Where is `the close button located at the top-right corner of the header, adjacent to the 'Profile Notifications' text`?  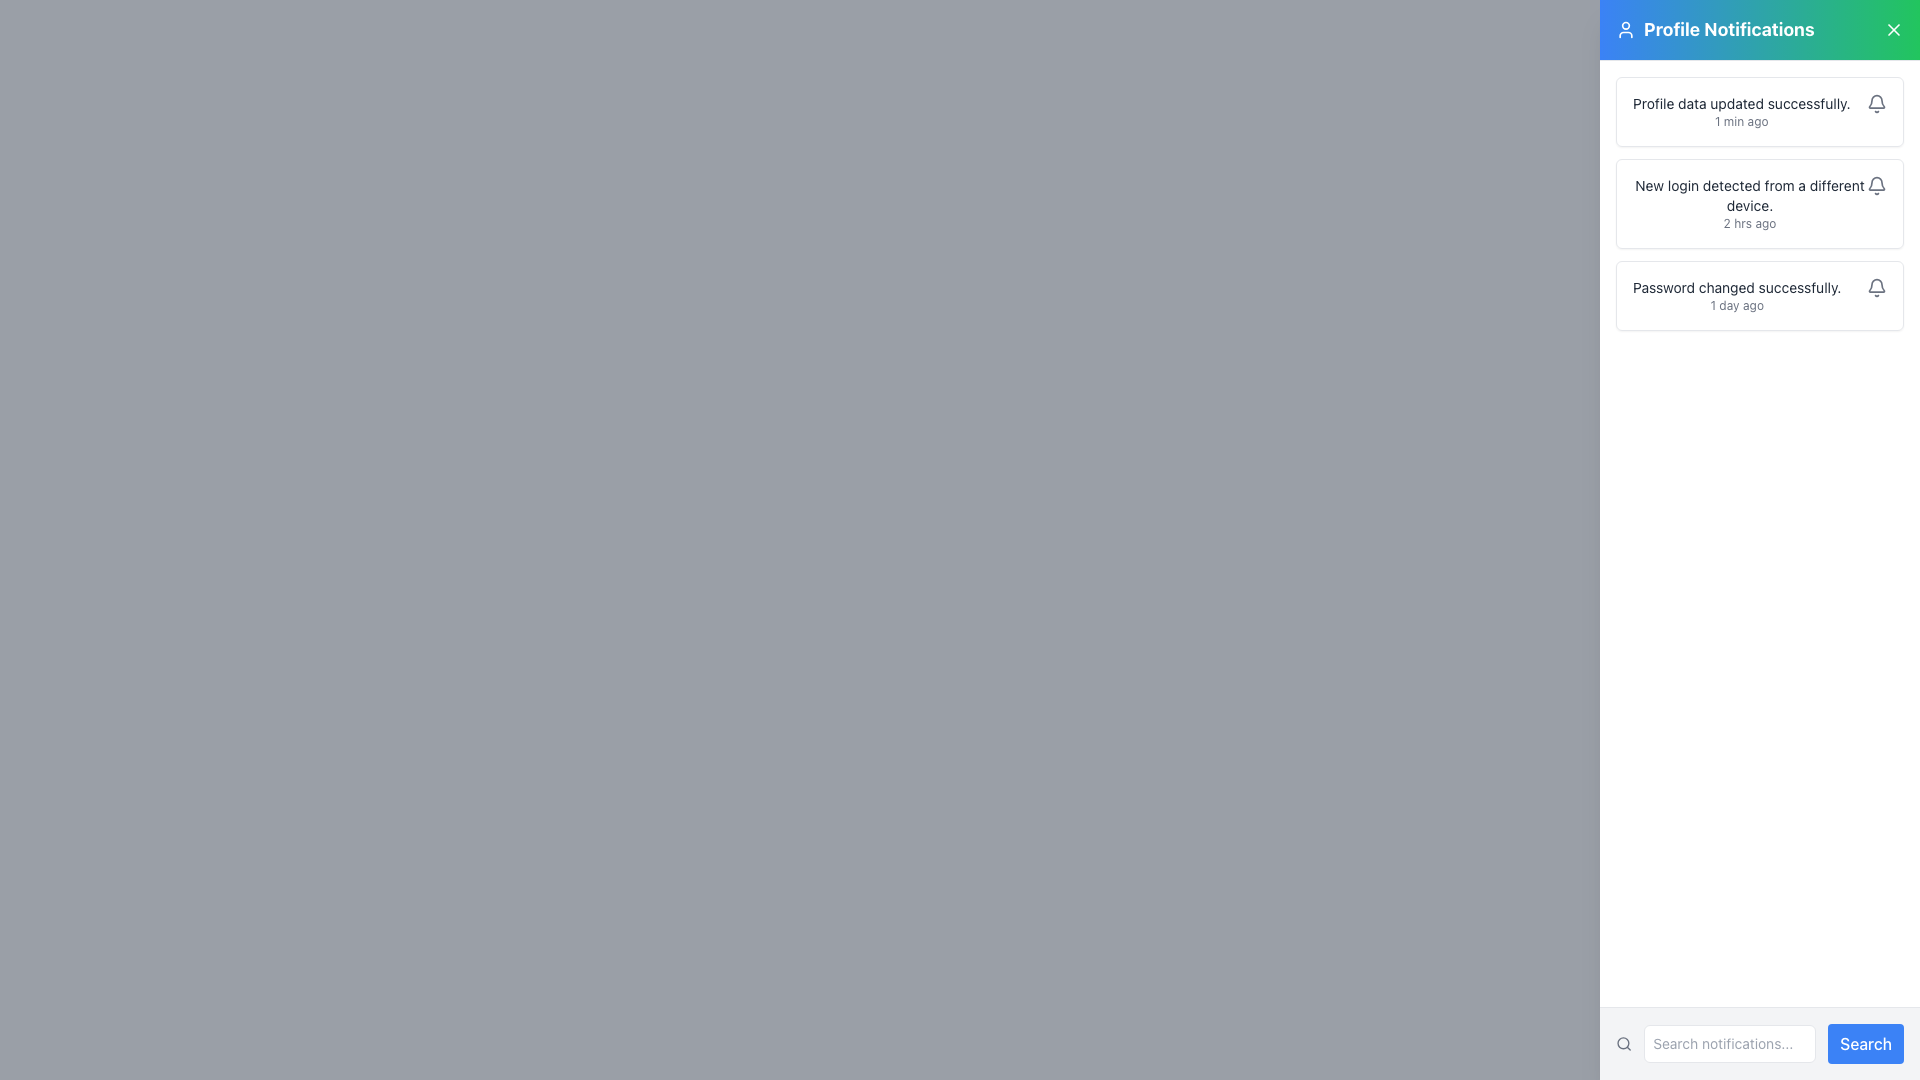 the close button located at the top-right corner of the header, adjacent to the 'Profile Notifications' text is located at coordinates (1893, 30).